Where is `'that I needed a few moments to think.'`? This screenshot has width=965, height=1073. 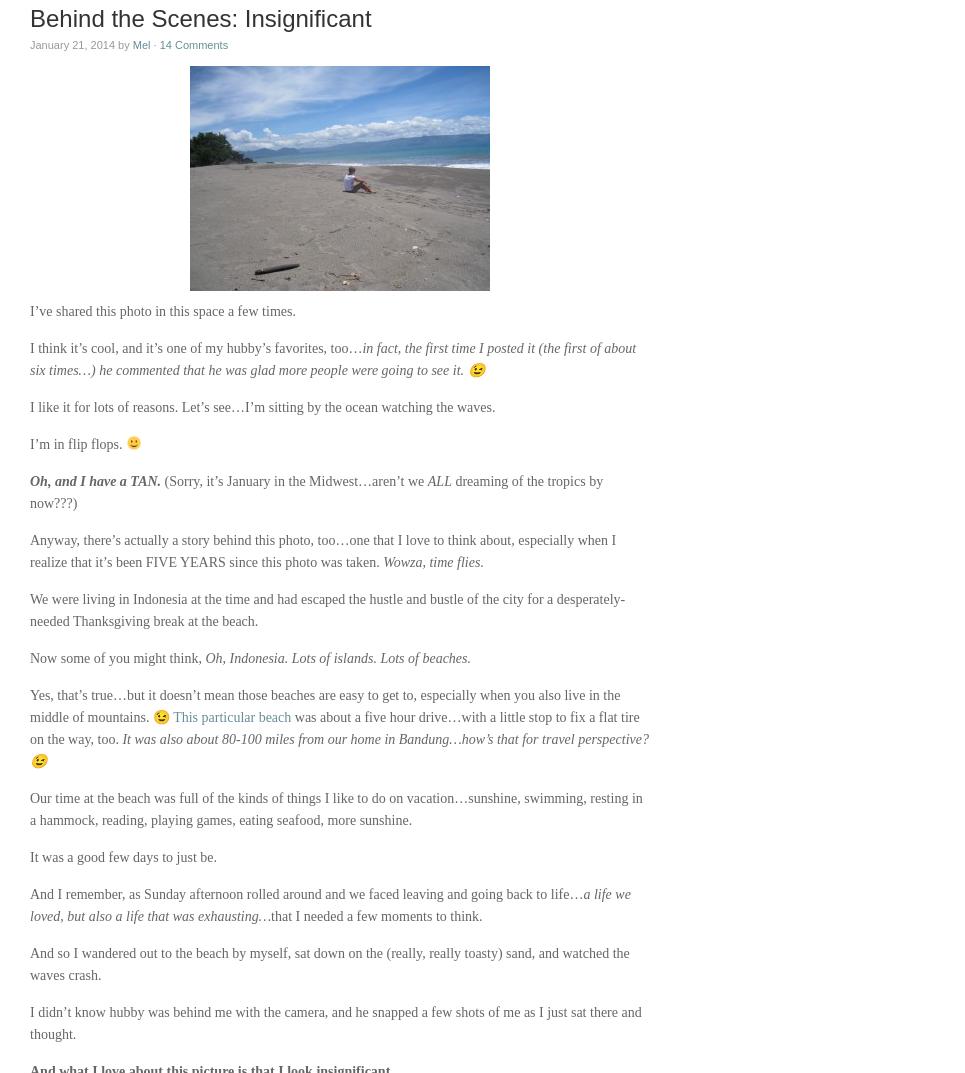 'that I needed a few moments to think.' is located at coordinates (375, 916).